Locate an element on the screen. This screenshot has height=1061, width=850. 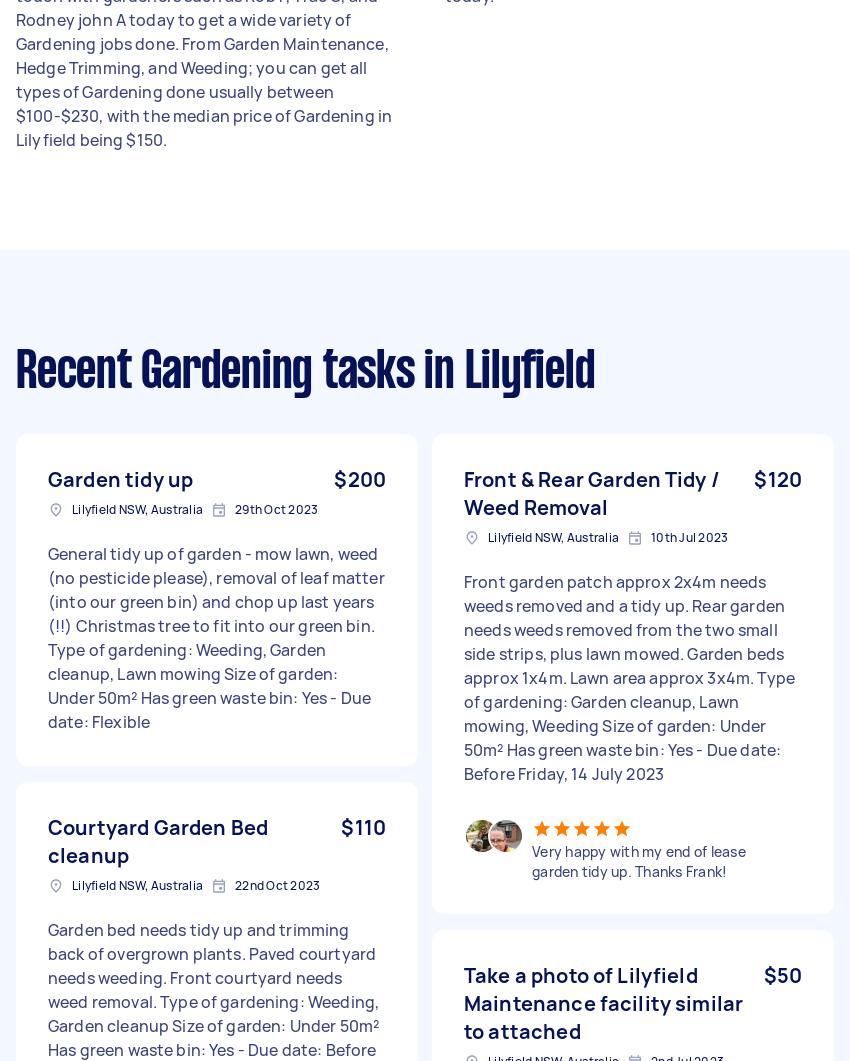
'29th Oct 2023' is located at coordinates (275, 509).